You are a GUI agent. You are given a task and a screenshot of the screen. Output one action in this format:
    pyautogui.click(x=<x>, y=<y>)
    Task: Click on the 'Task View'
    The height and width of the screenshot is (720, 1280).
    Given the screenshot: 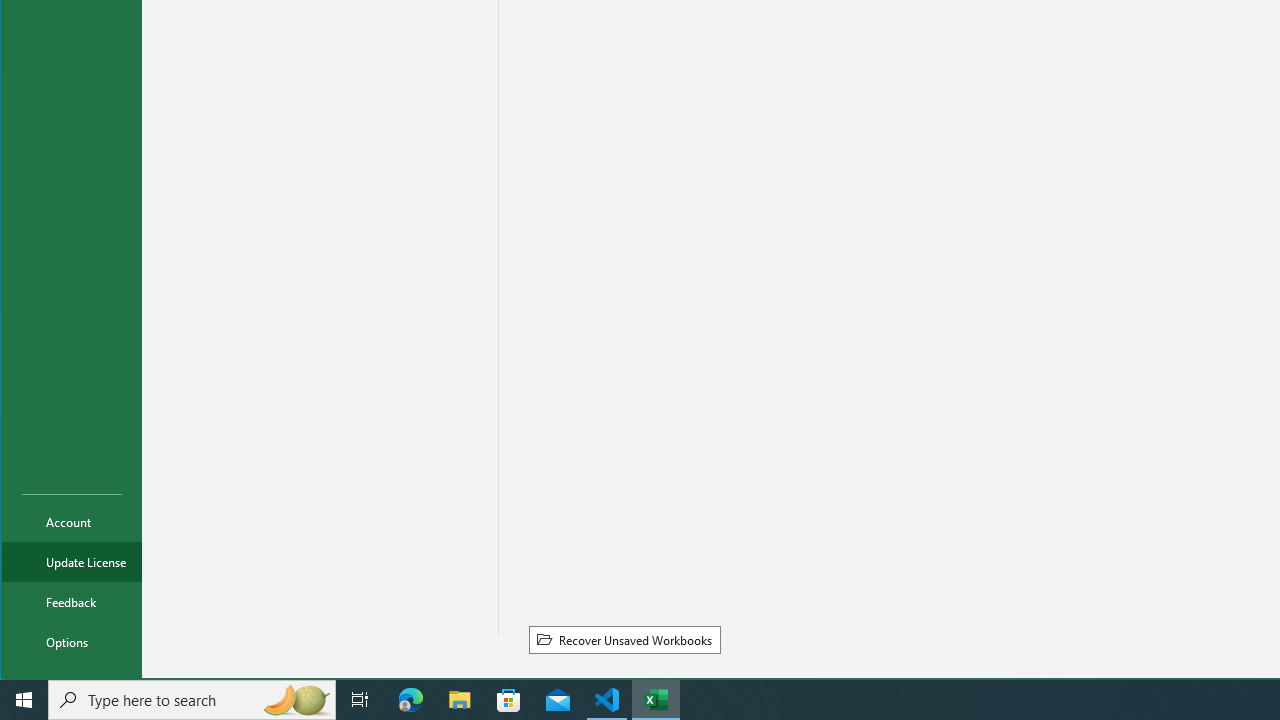 What is the action you would take?
    pyautogui.click(x=359, y=698)
    